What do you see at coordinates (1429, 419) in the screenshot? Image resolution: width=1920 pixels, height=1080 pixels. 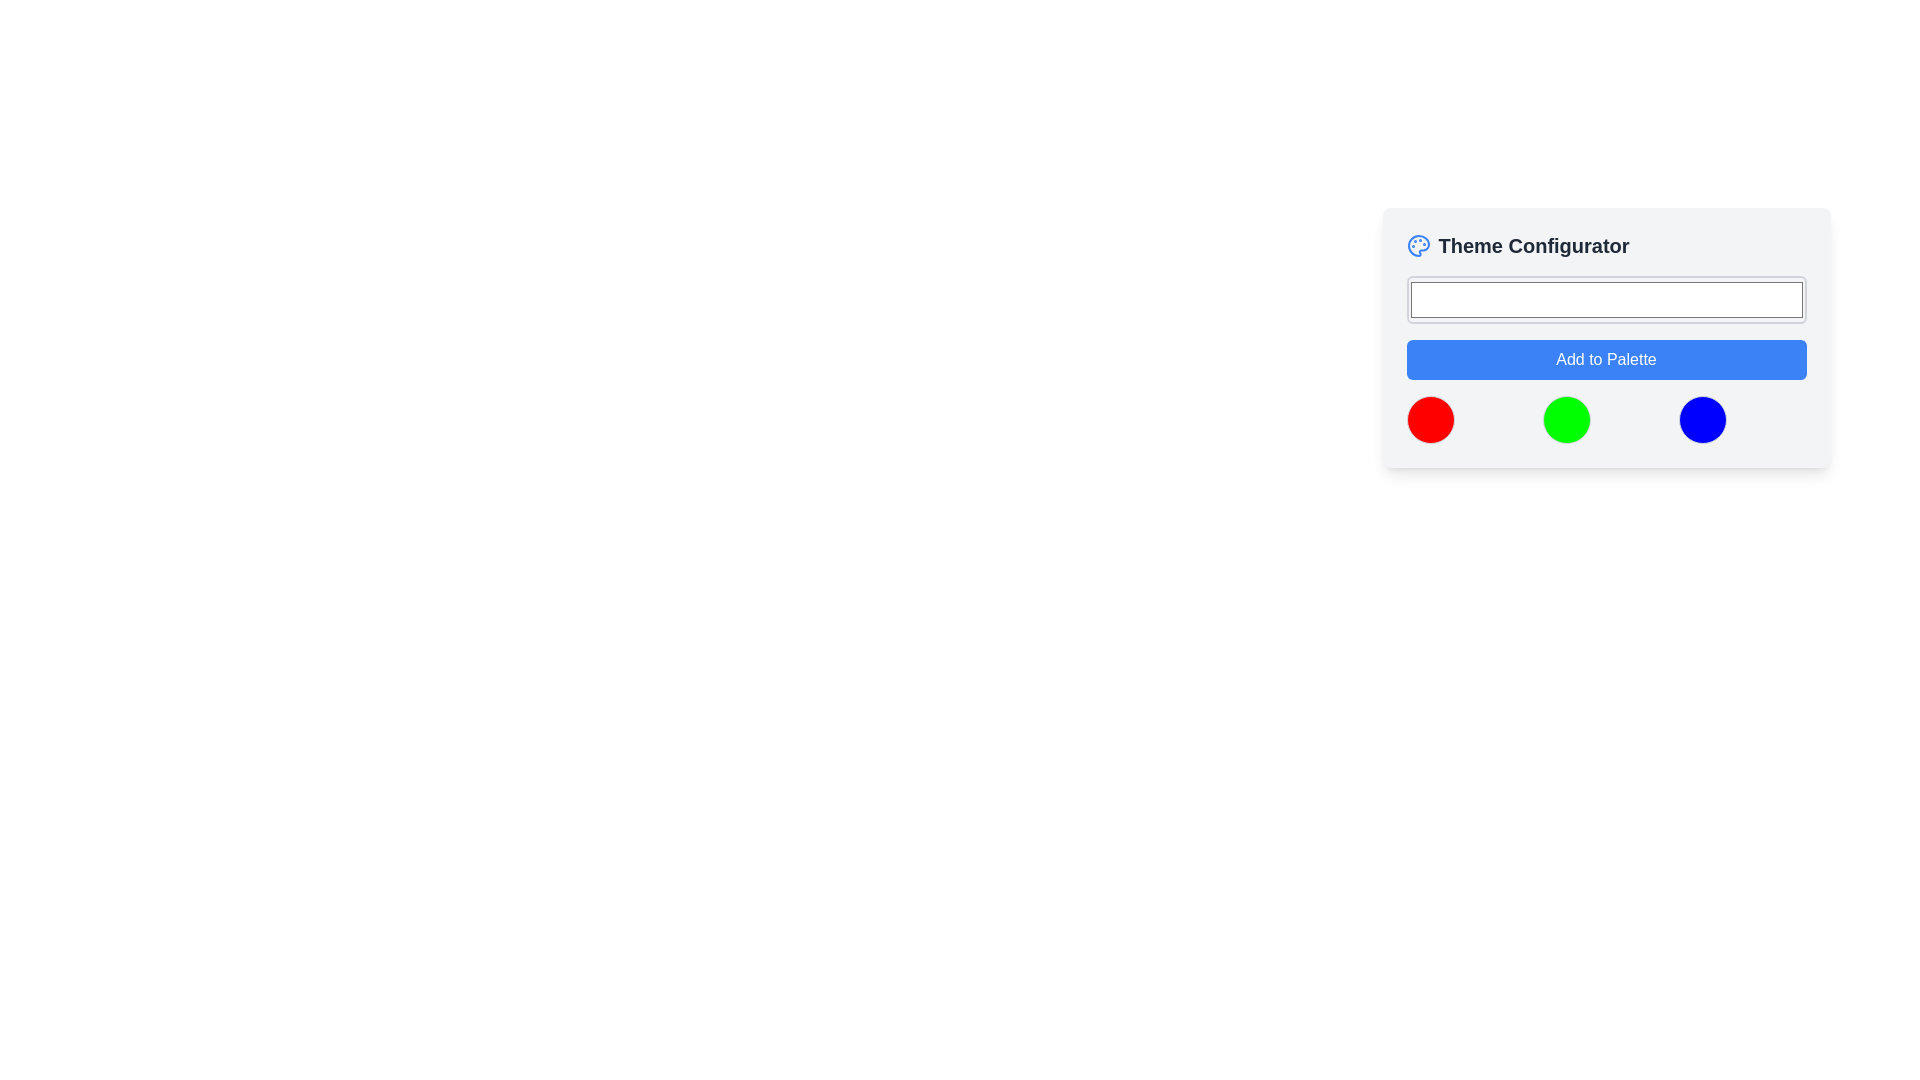 I see `the first circular button with a bright red background and gray border` at bounding box center [1429, 419].